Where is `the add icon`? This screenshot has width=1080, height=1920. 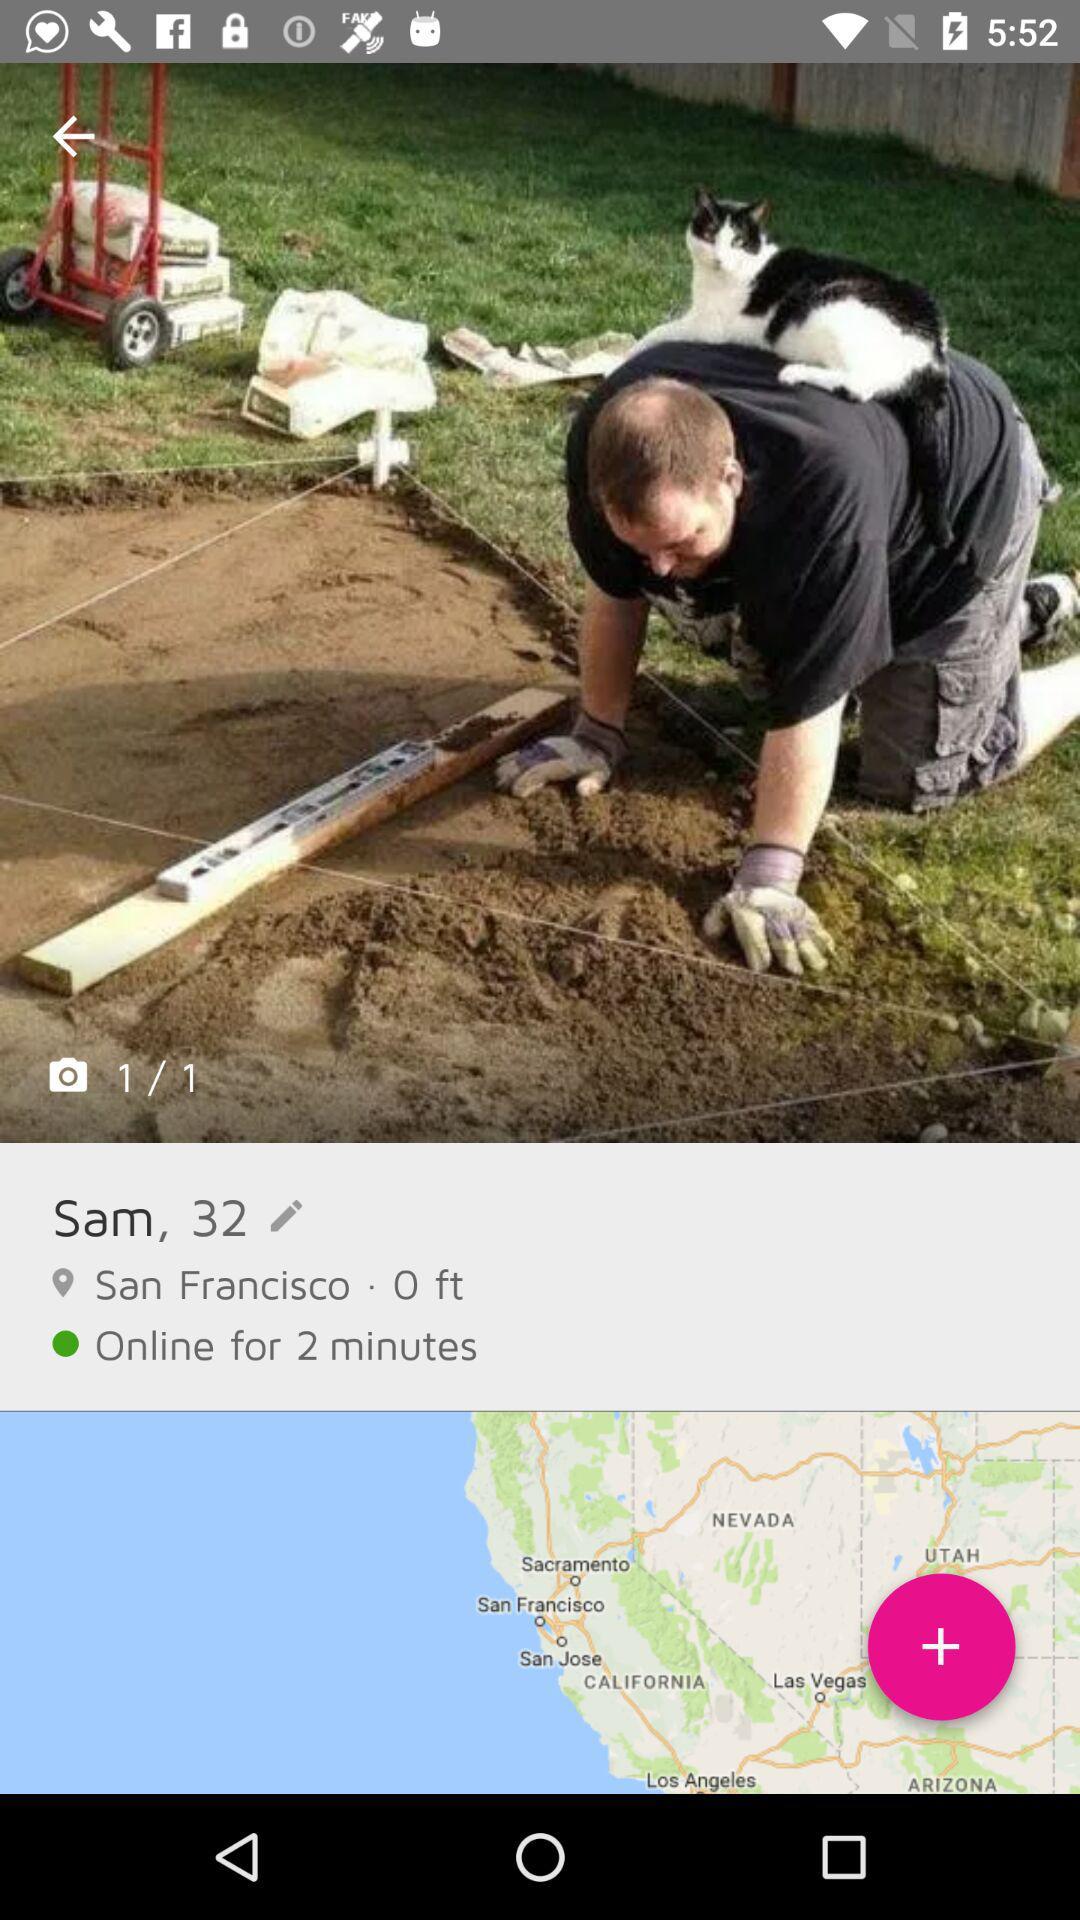 the add icon is located at coordinates (941, 1654).